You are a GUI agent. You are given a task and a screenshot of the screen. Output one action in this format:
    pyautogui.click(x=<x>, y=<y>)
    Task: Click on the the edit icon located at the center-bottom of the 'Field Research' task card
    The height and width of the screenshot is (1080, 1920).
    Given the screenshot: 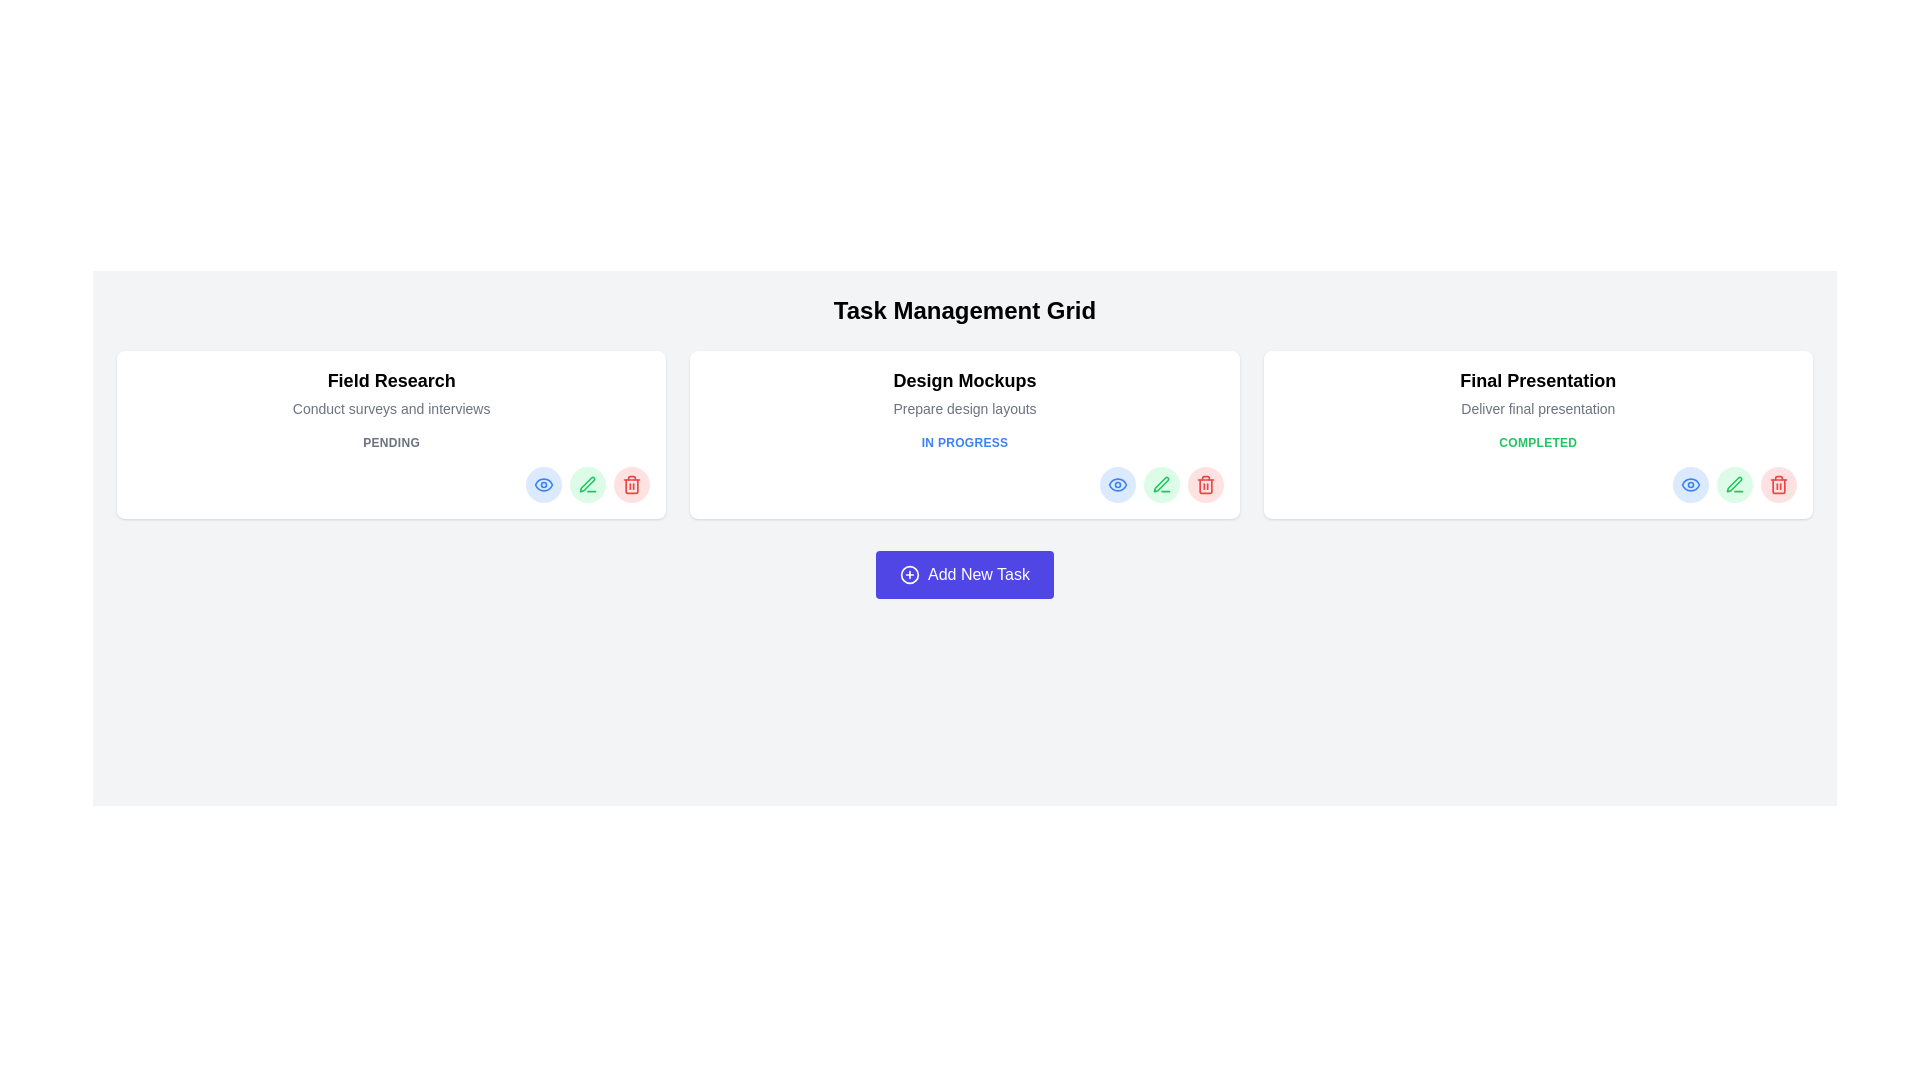 What is the action you would take?
    pyautogui.click(x=587, y=485)
    